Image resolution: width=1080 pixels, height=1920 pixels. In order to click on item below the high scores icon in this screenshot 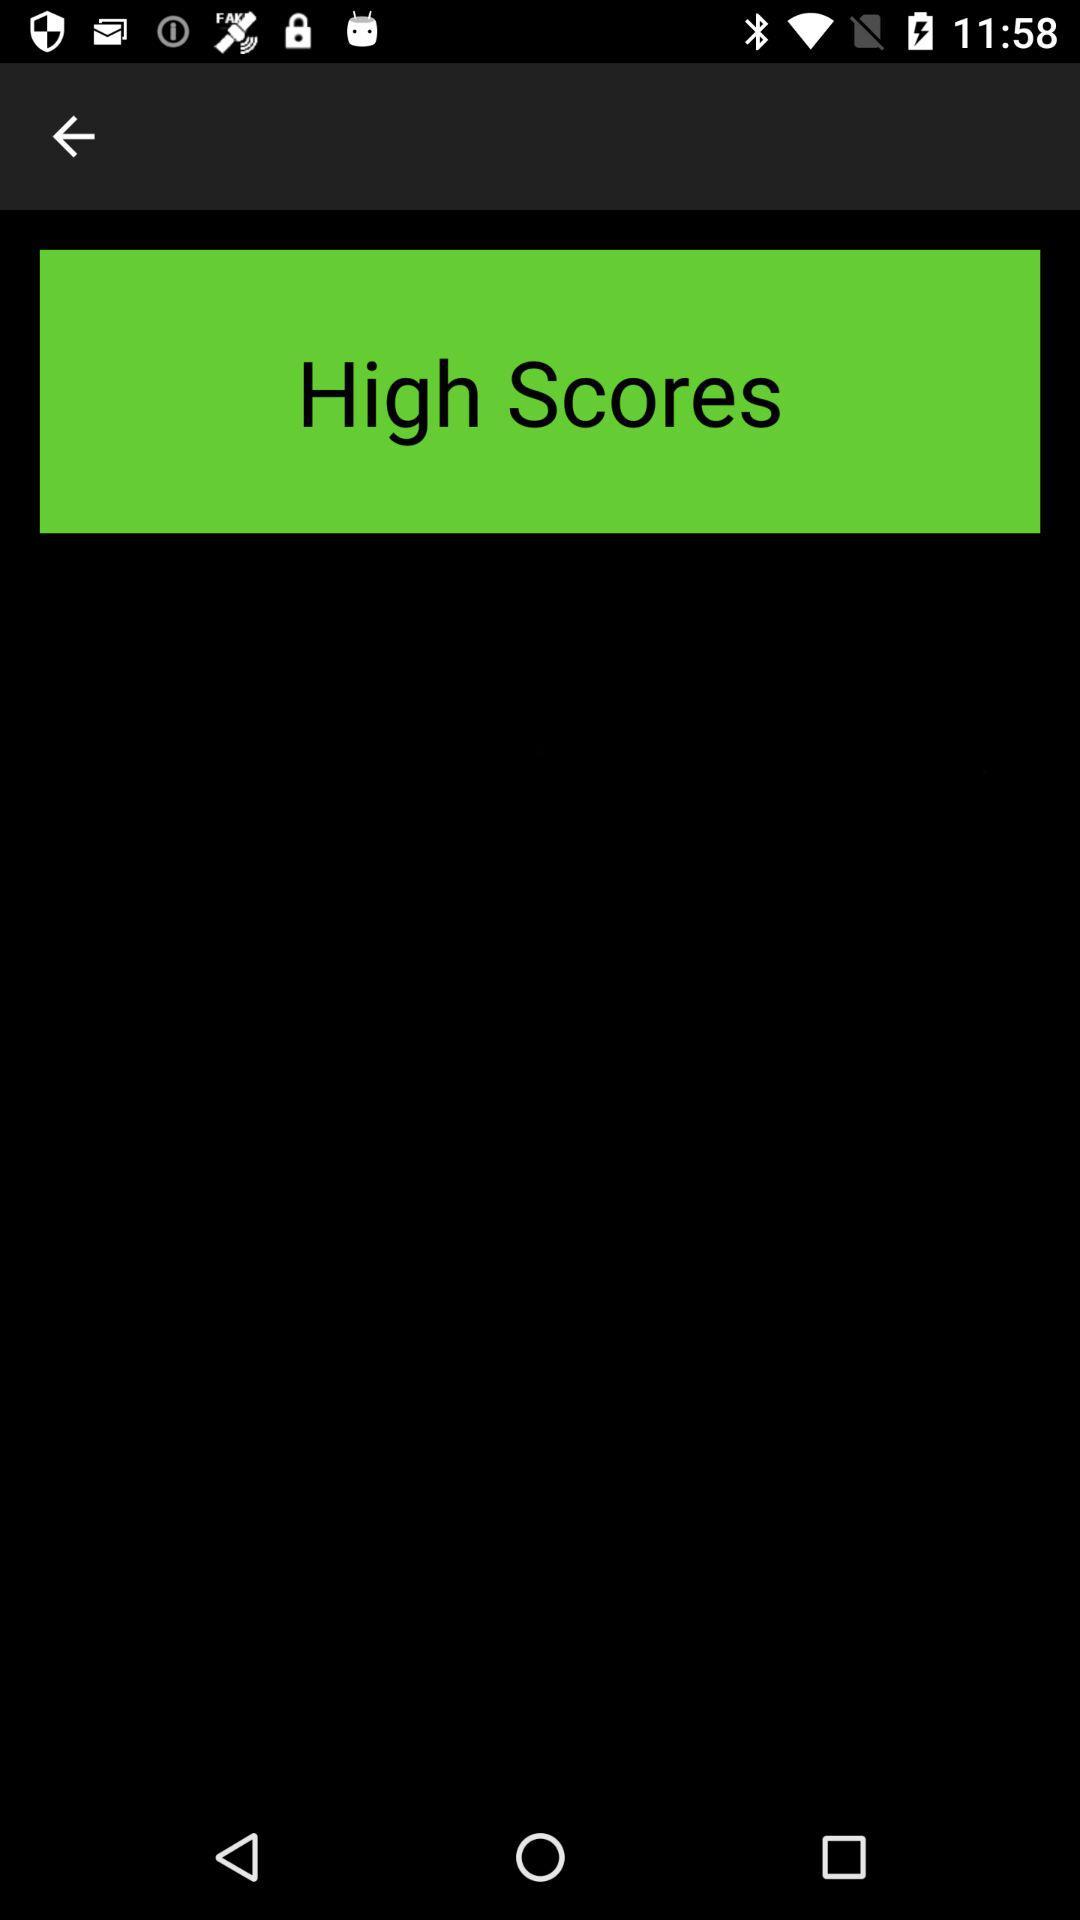, I will do `click(540, 1183)`.